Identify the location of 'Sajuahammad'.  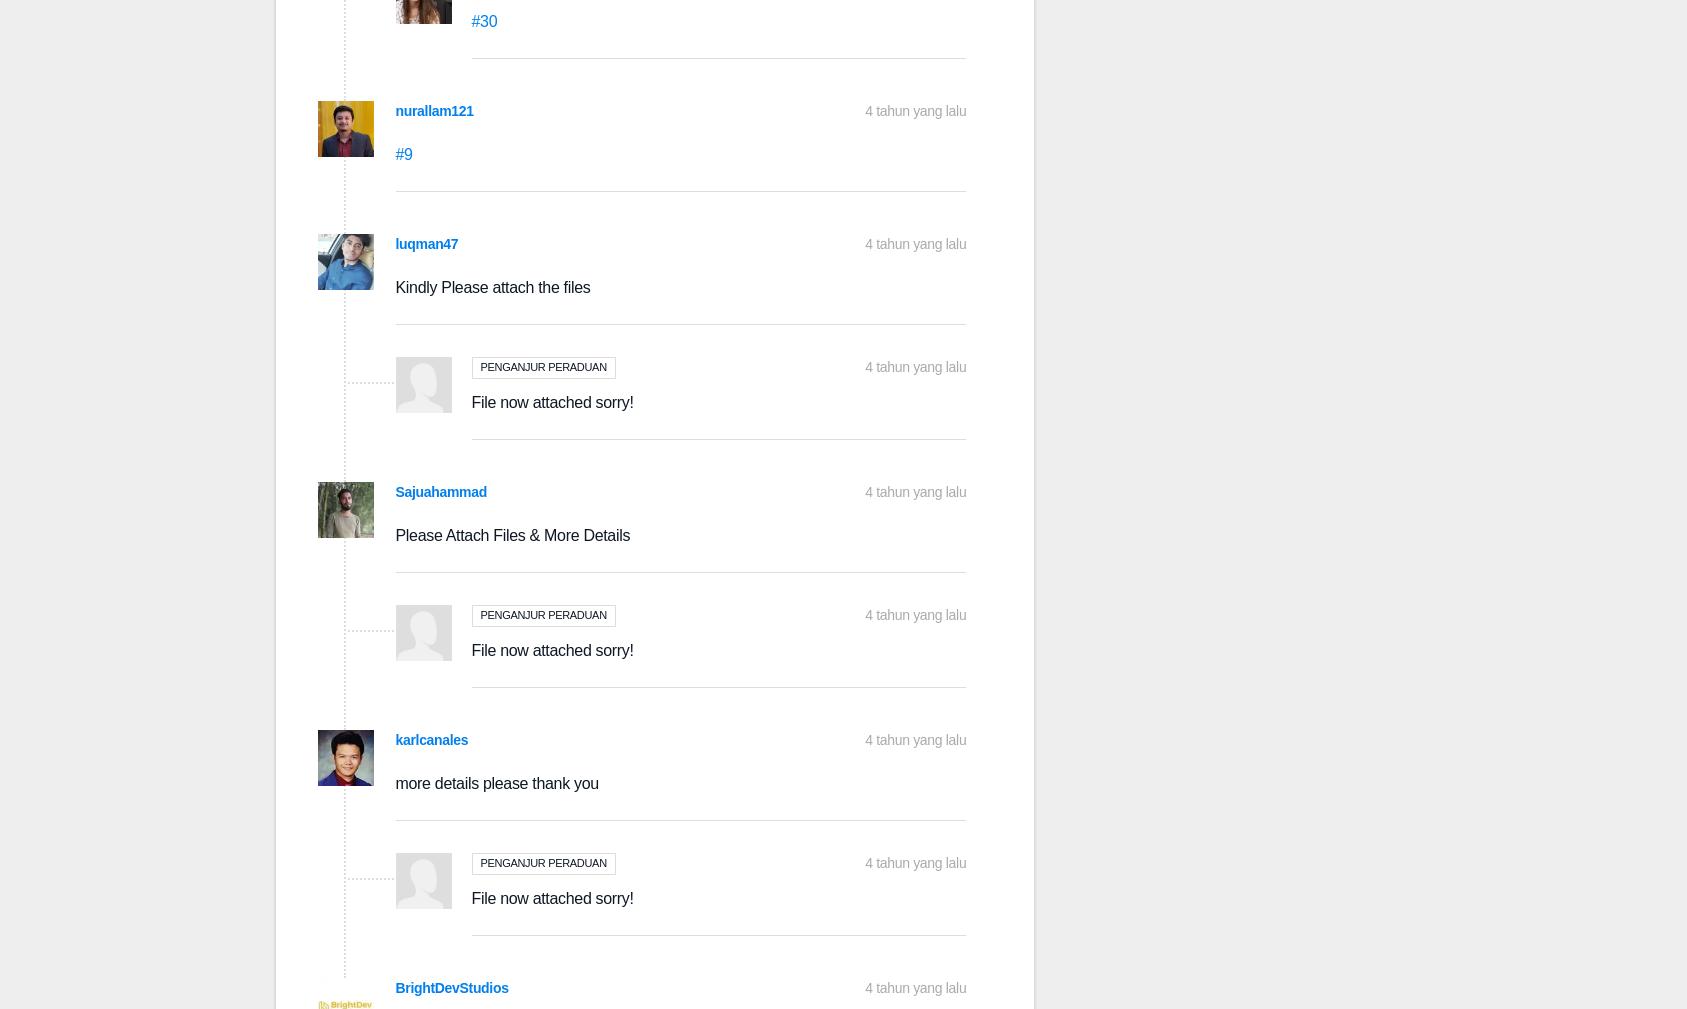
(440, 490).